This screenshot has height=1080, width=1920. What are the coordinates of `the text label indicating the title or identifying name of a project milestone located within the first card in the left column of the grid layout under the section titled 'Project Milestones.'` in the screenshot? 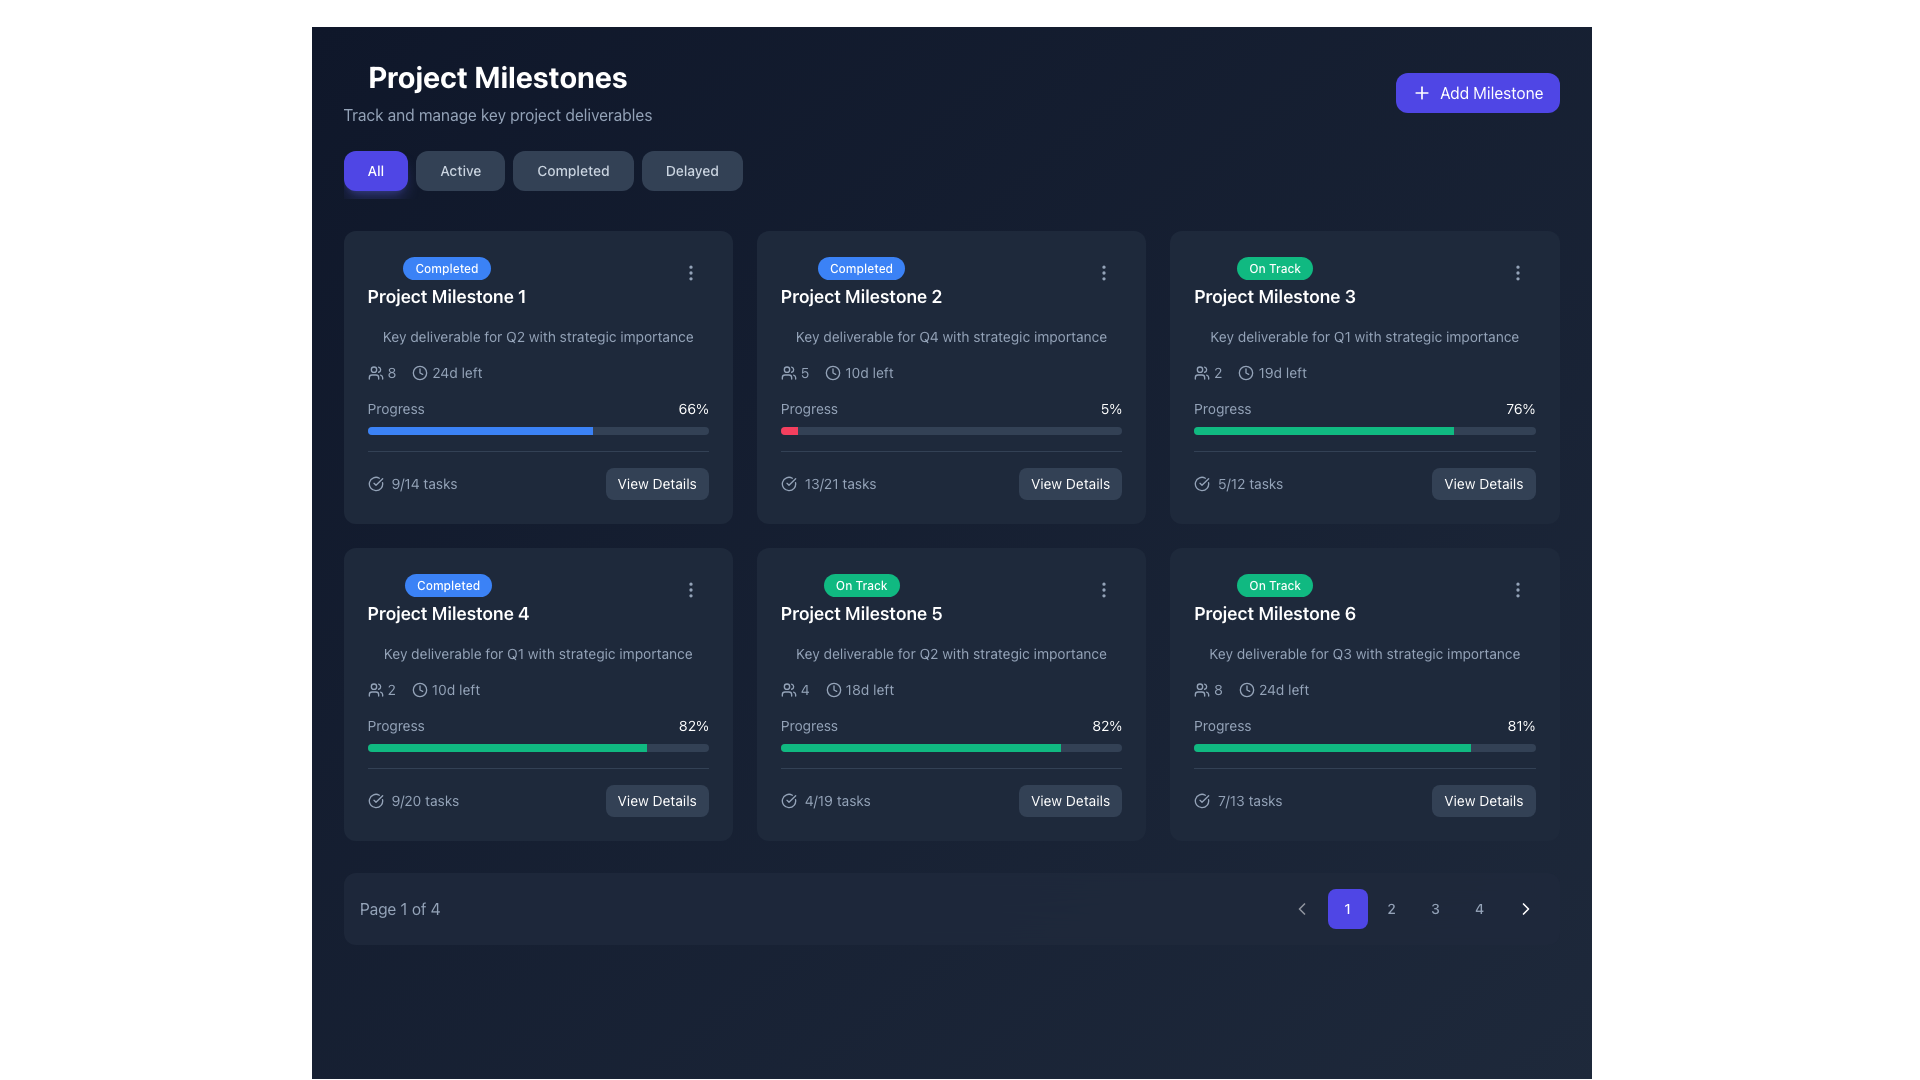 It's located at (445, 297).